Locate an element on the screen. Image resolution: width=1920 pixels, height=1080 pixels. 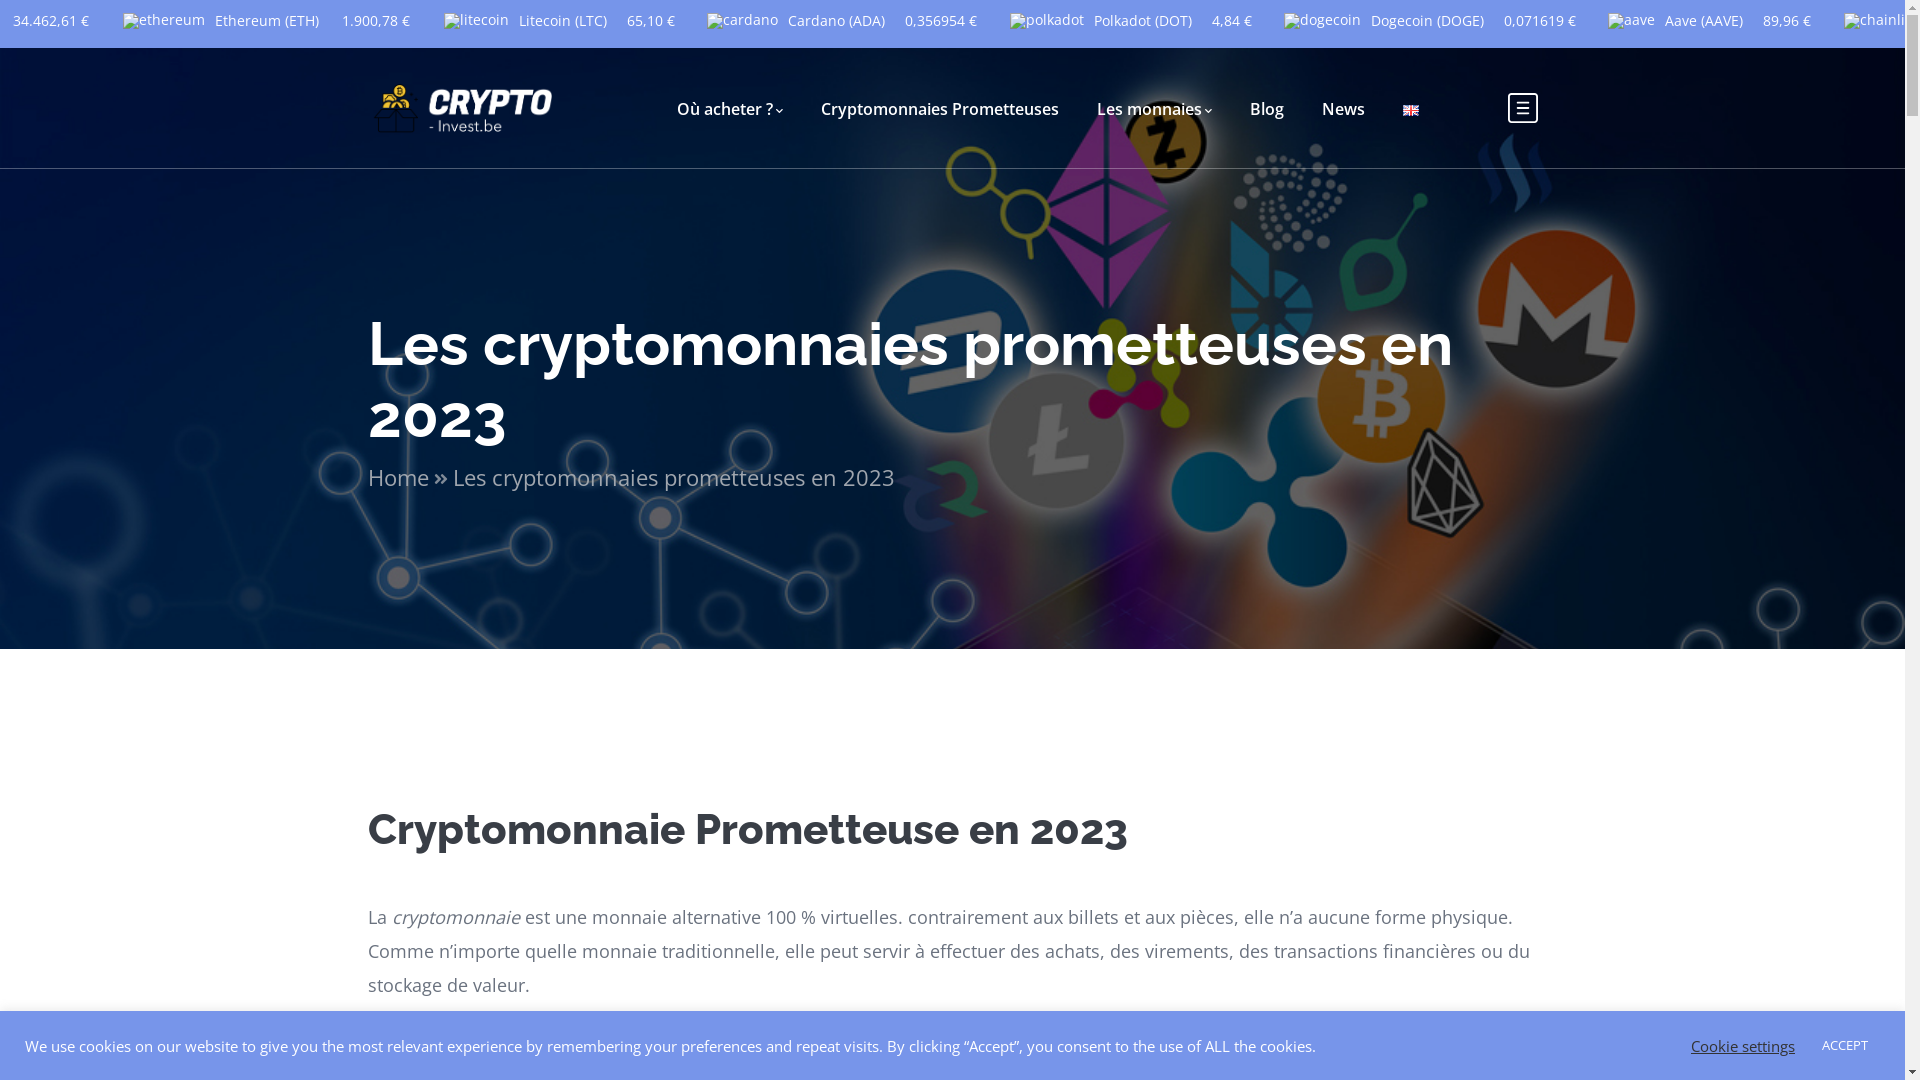
'ACCEPT' is located at coordinates (1843, 1044).